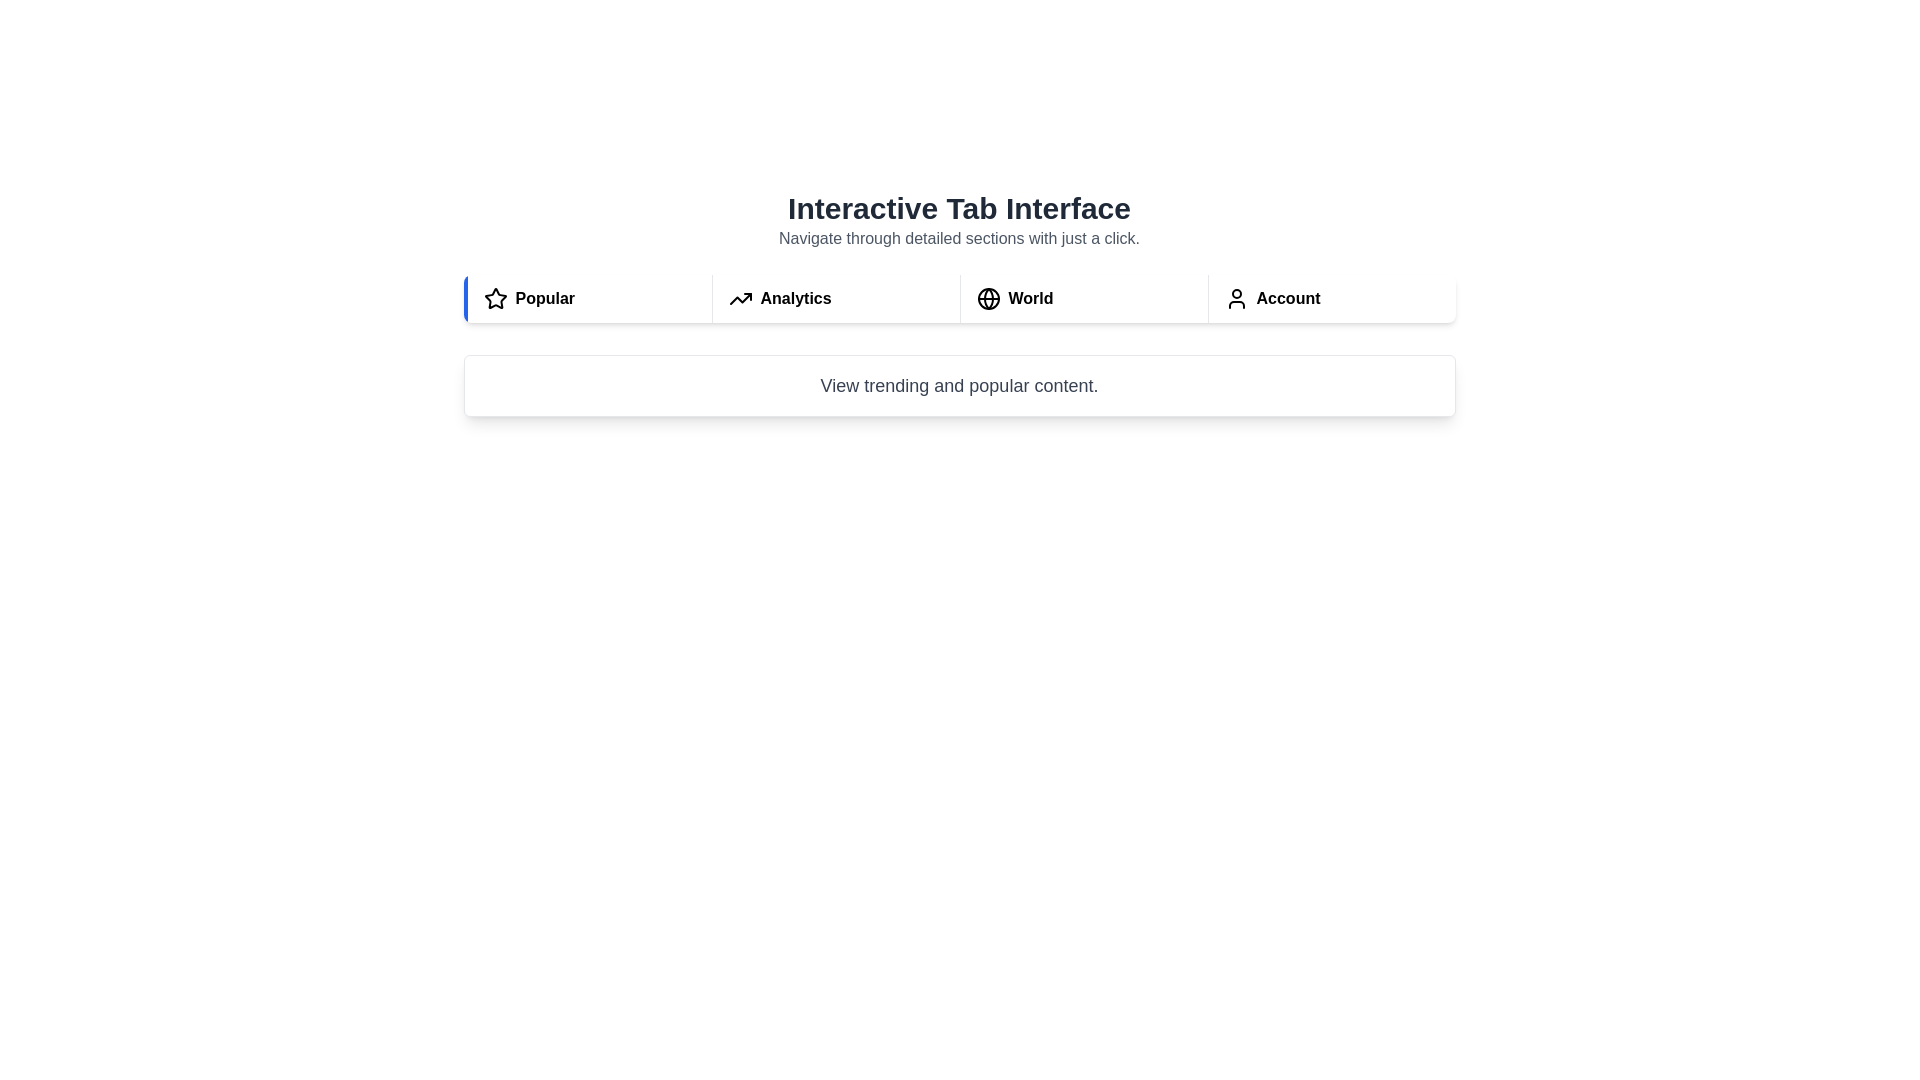 The image size is (1920, 1080). What do you see at coordinates (1082, 299) in the screenshot?
I see `the World tab to preview its style` at bounding box center [1082, 299].